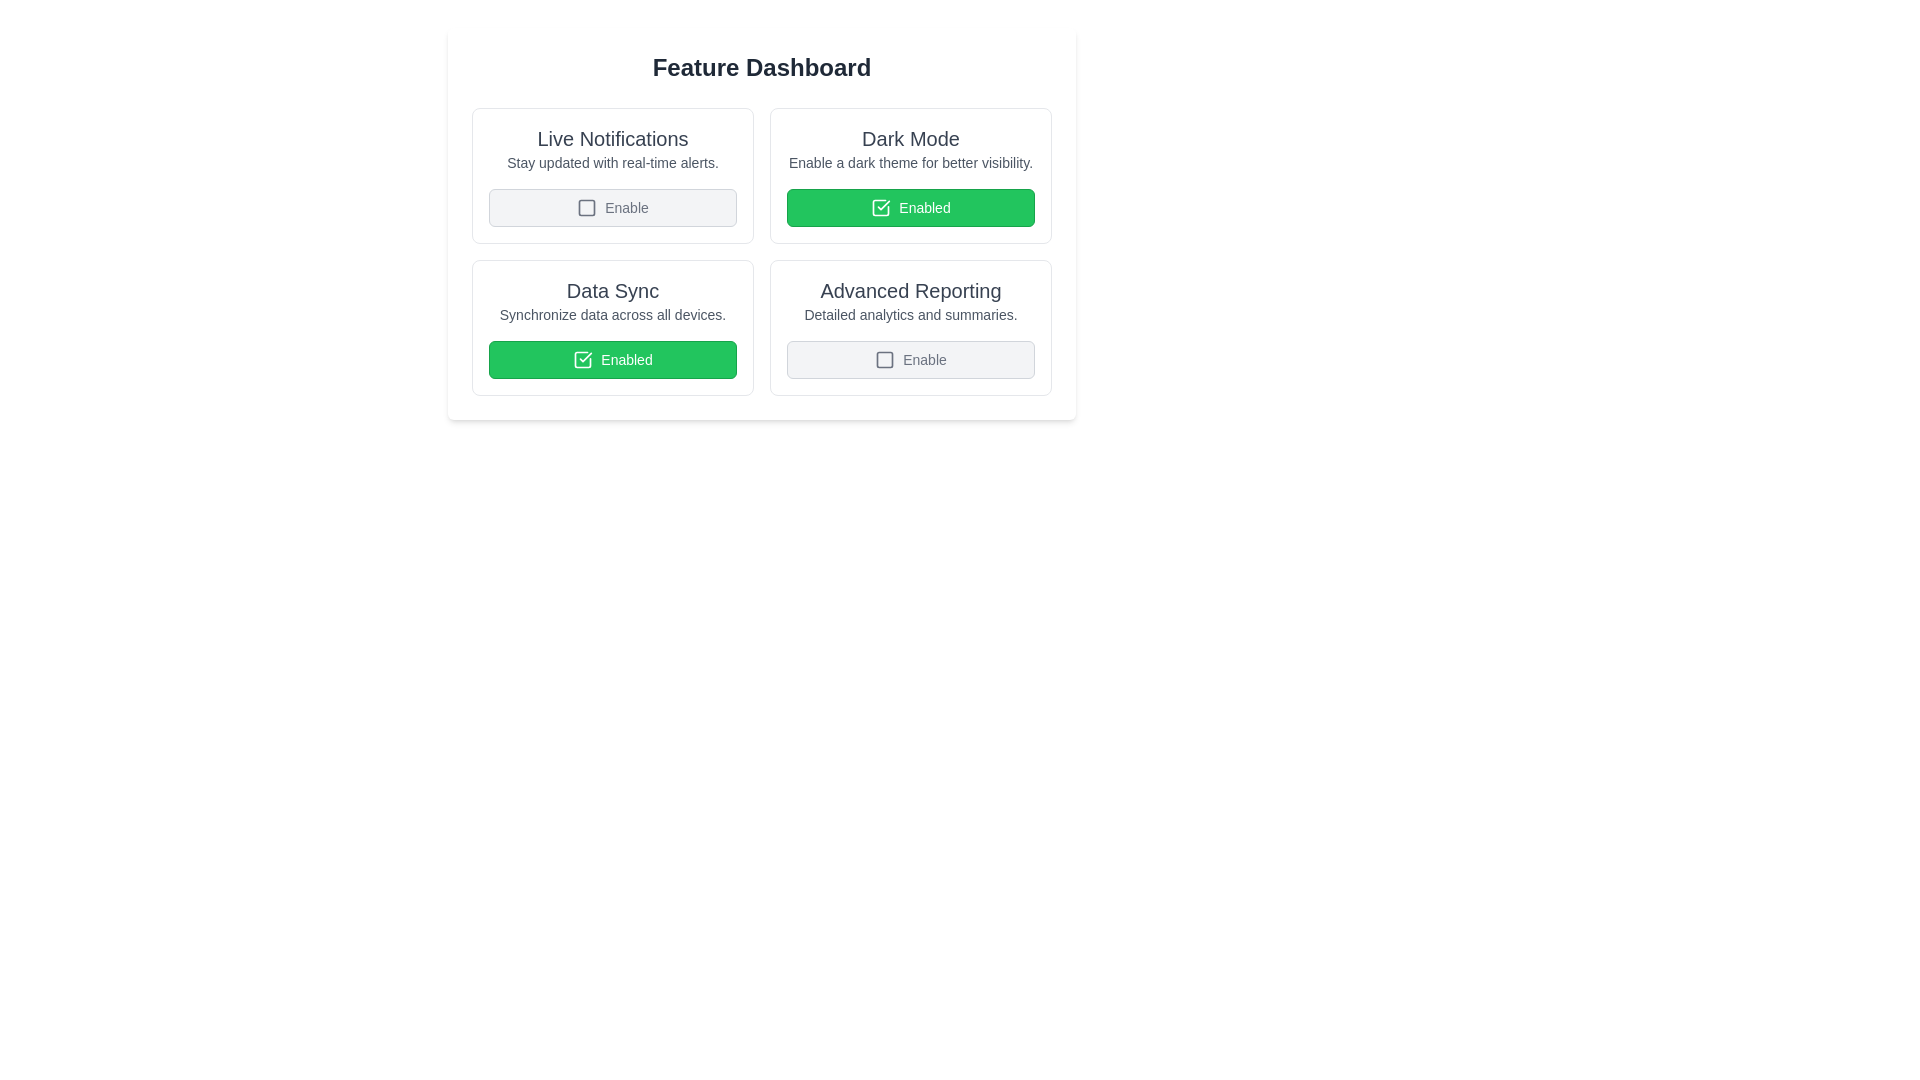 The width and height of the screenshot is (1920, 1080). What do you see at coordinates (612, 358) in the screenshot?
I see `the 'Enabled' button, which is a green rectangular button with rounded corners located in the 'Data Sync' section, for extended interaction events` at bounding box center [612, 358].